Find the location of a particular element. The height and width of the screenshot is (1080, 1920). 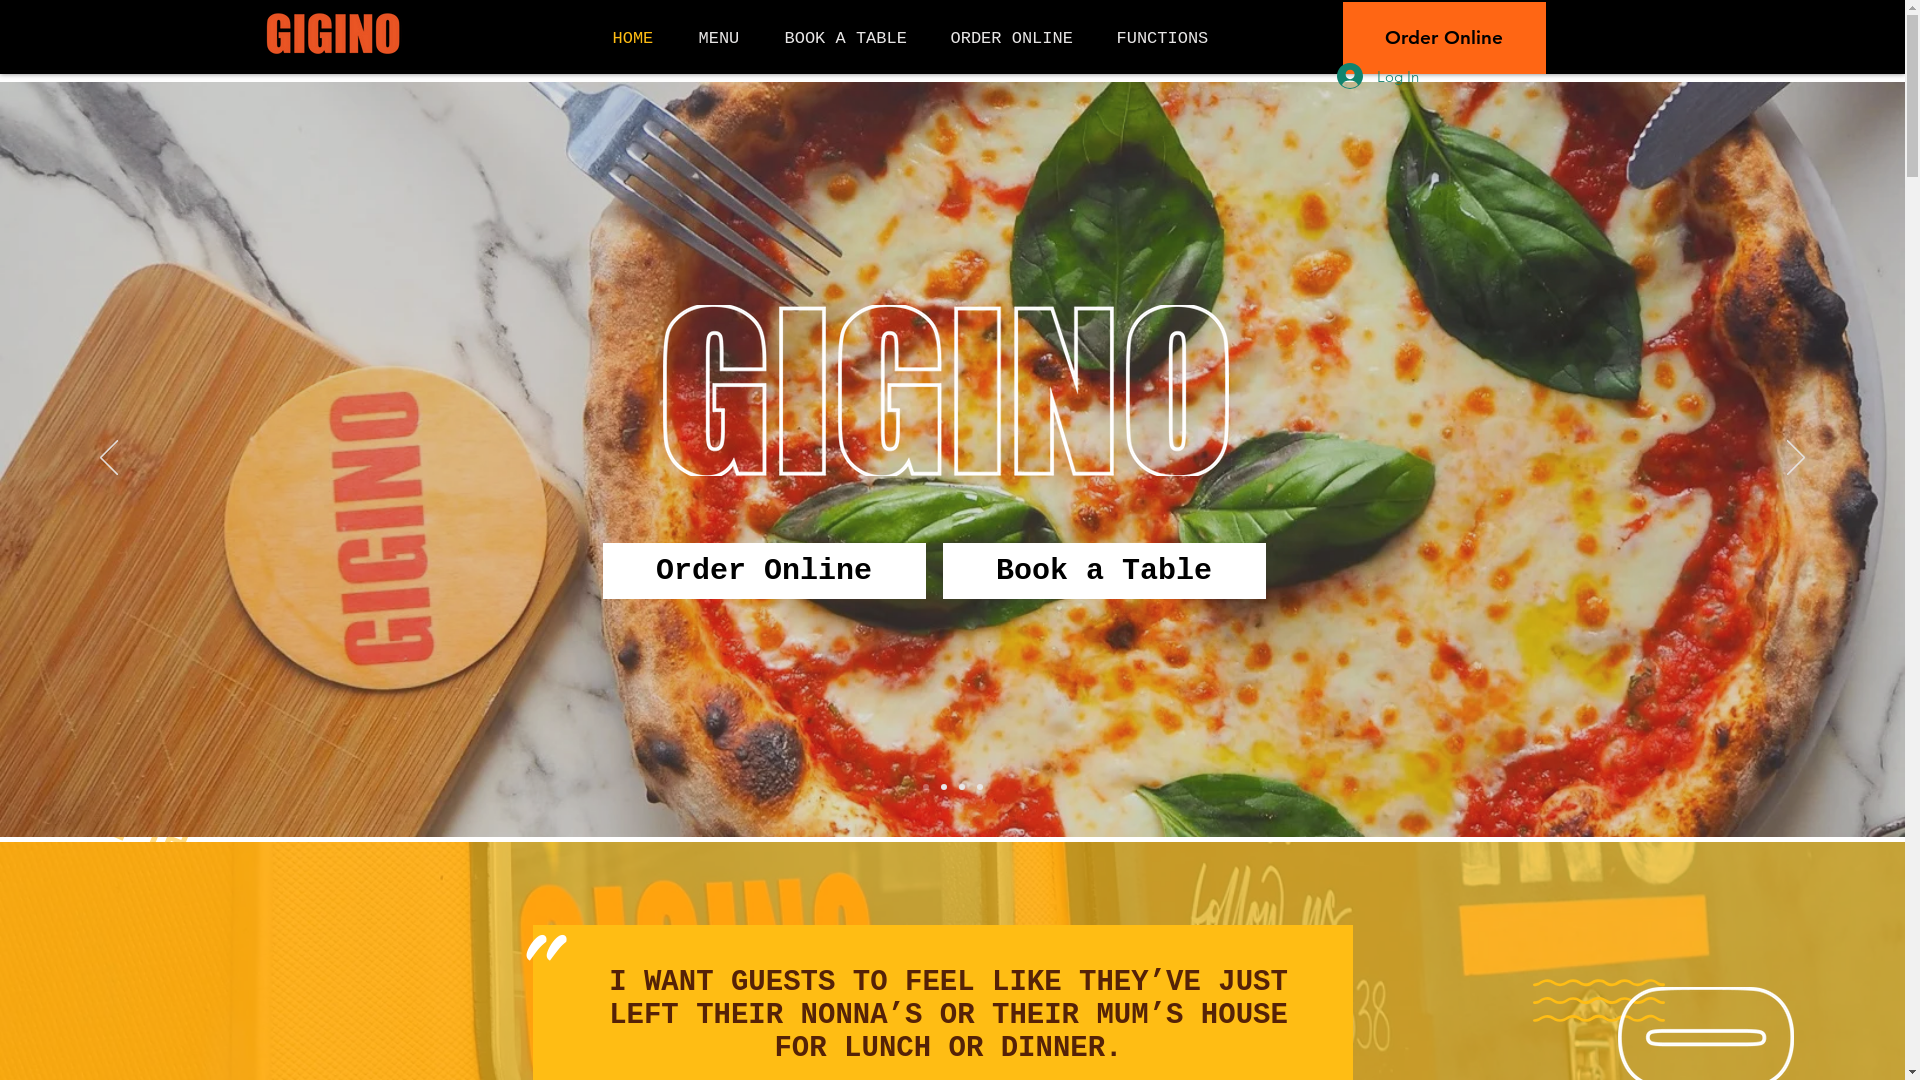

'MENU' is located at coordinates (725, 38).